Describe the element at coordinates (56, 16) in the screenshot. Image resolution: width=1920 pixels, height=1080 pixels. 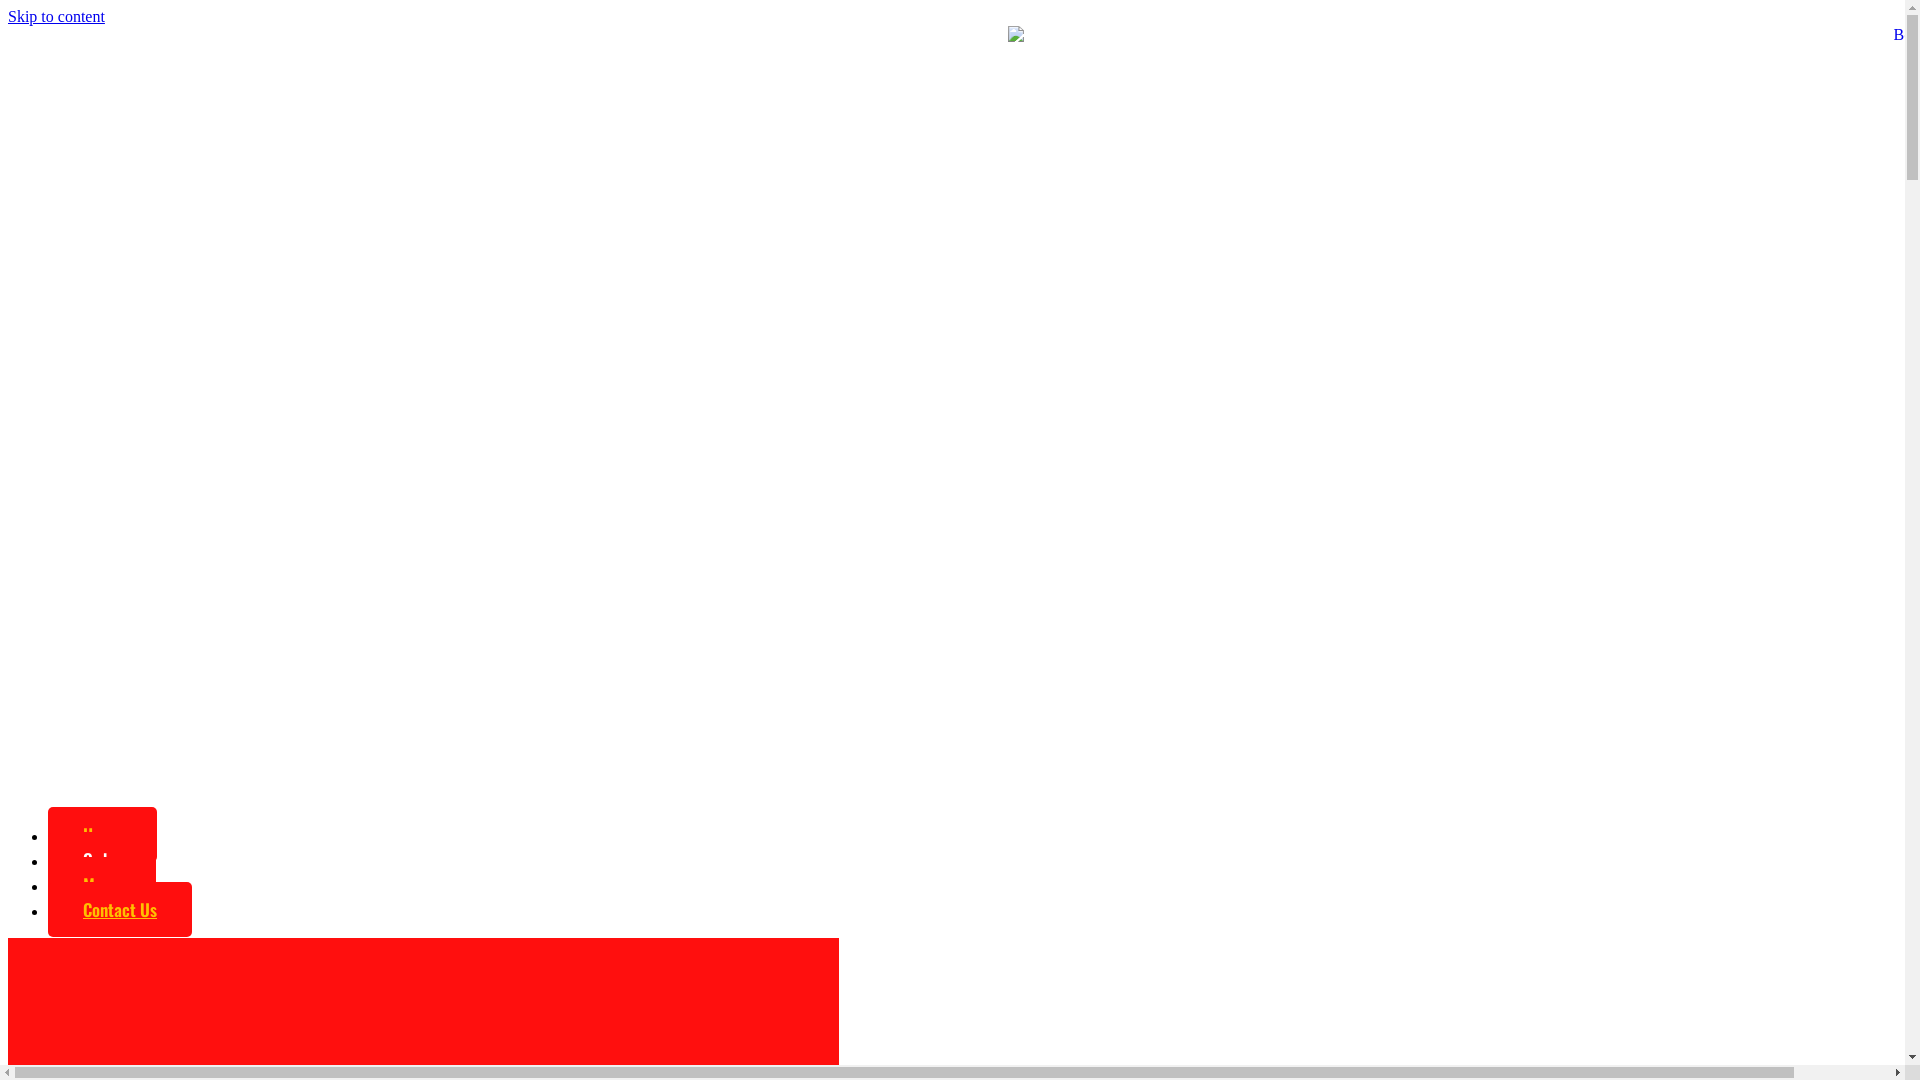
I see `'Skip to content'` at that location.